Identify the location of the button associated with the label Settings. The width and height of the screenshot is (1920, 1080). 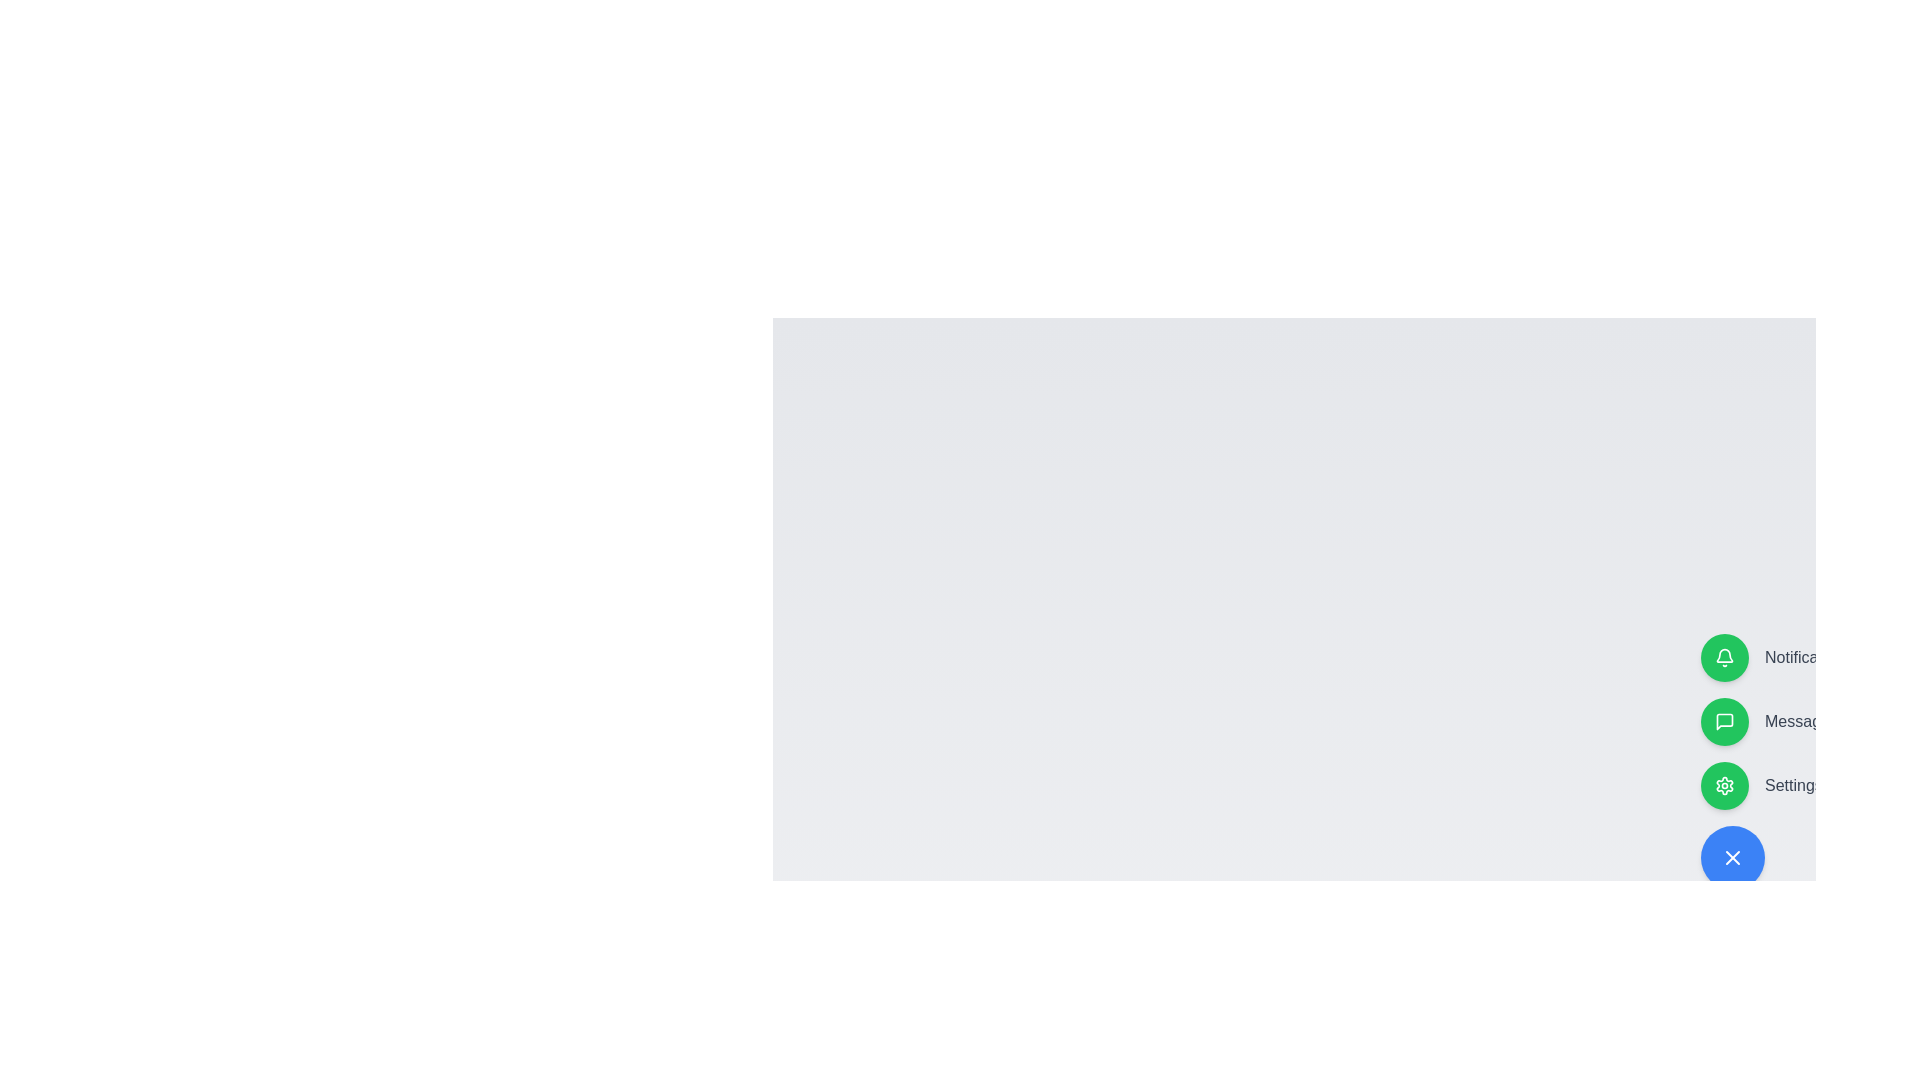
(1723, 785).